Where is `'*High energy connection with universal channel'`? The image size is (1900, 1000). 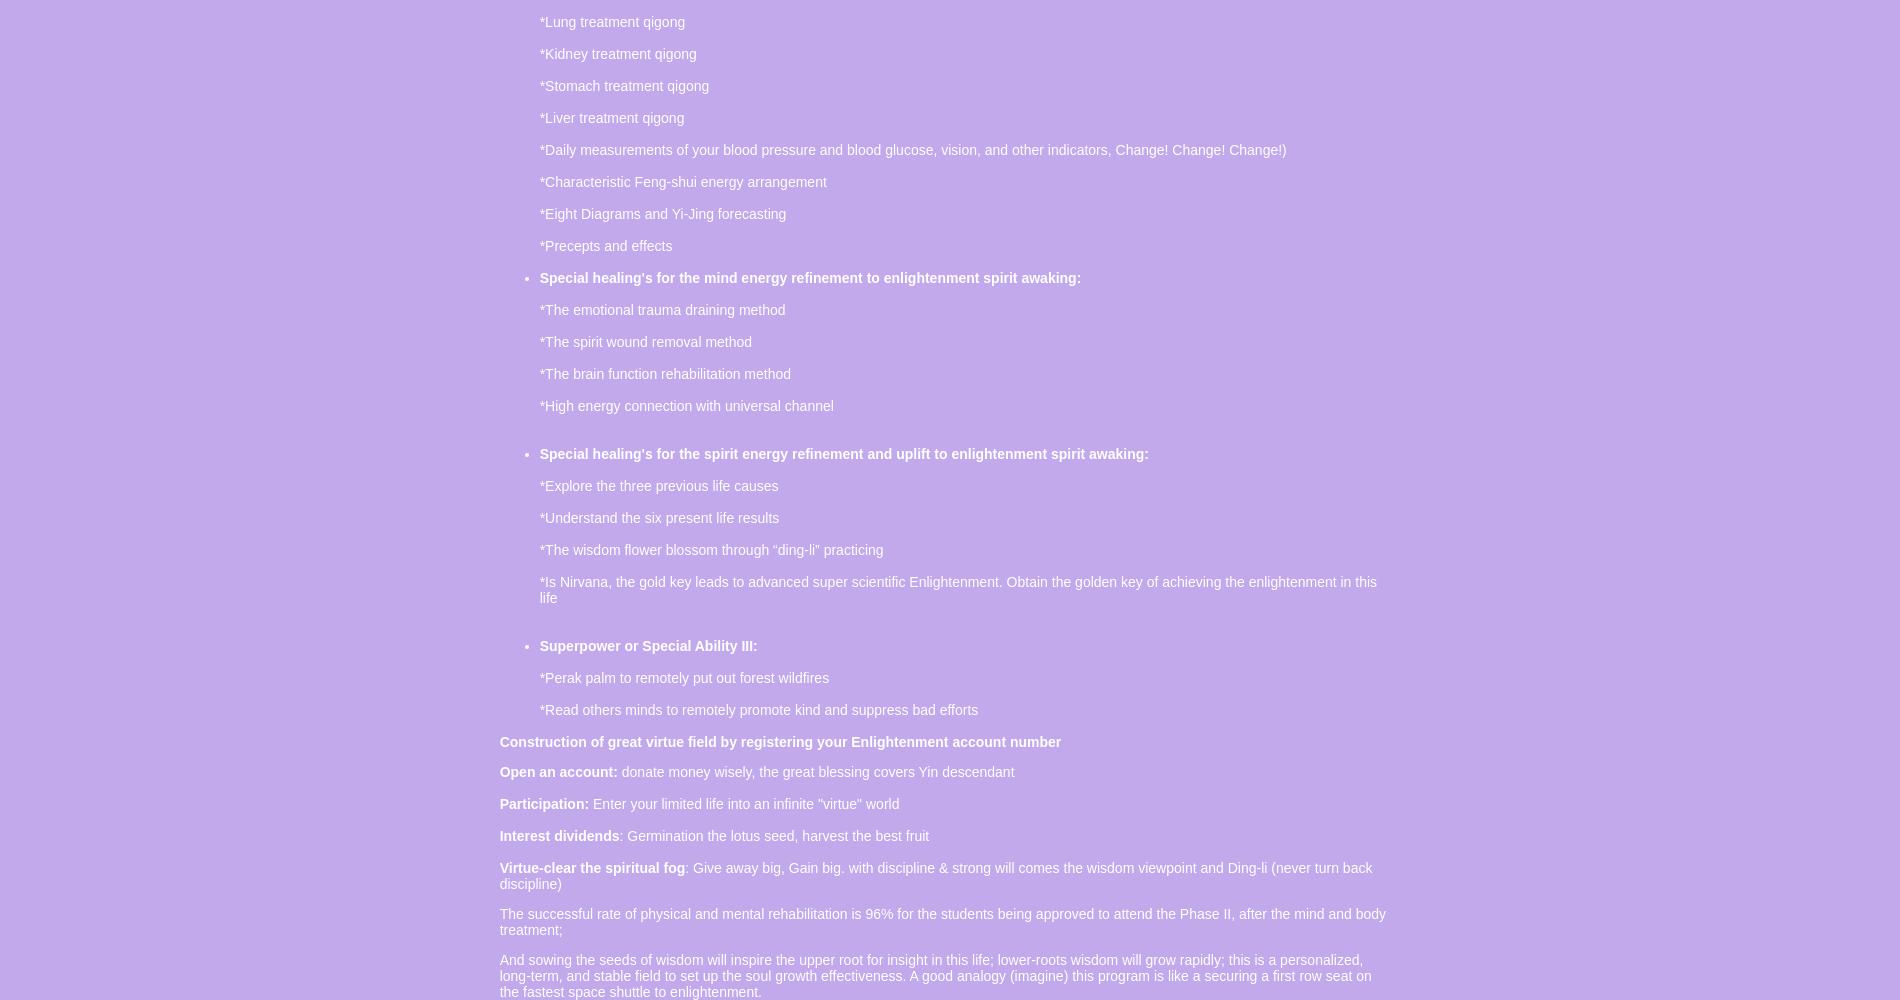 '*High energy connection with universal channel' is located at coordinates (686, 406).